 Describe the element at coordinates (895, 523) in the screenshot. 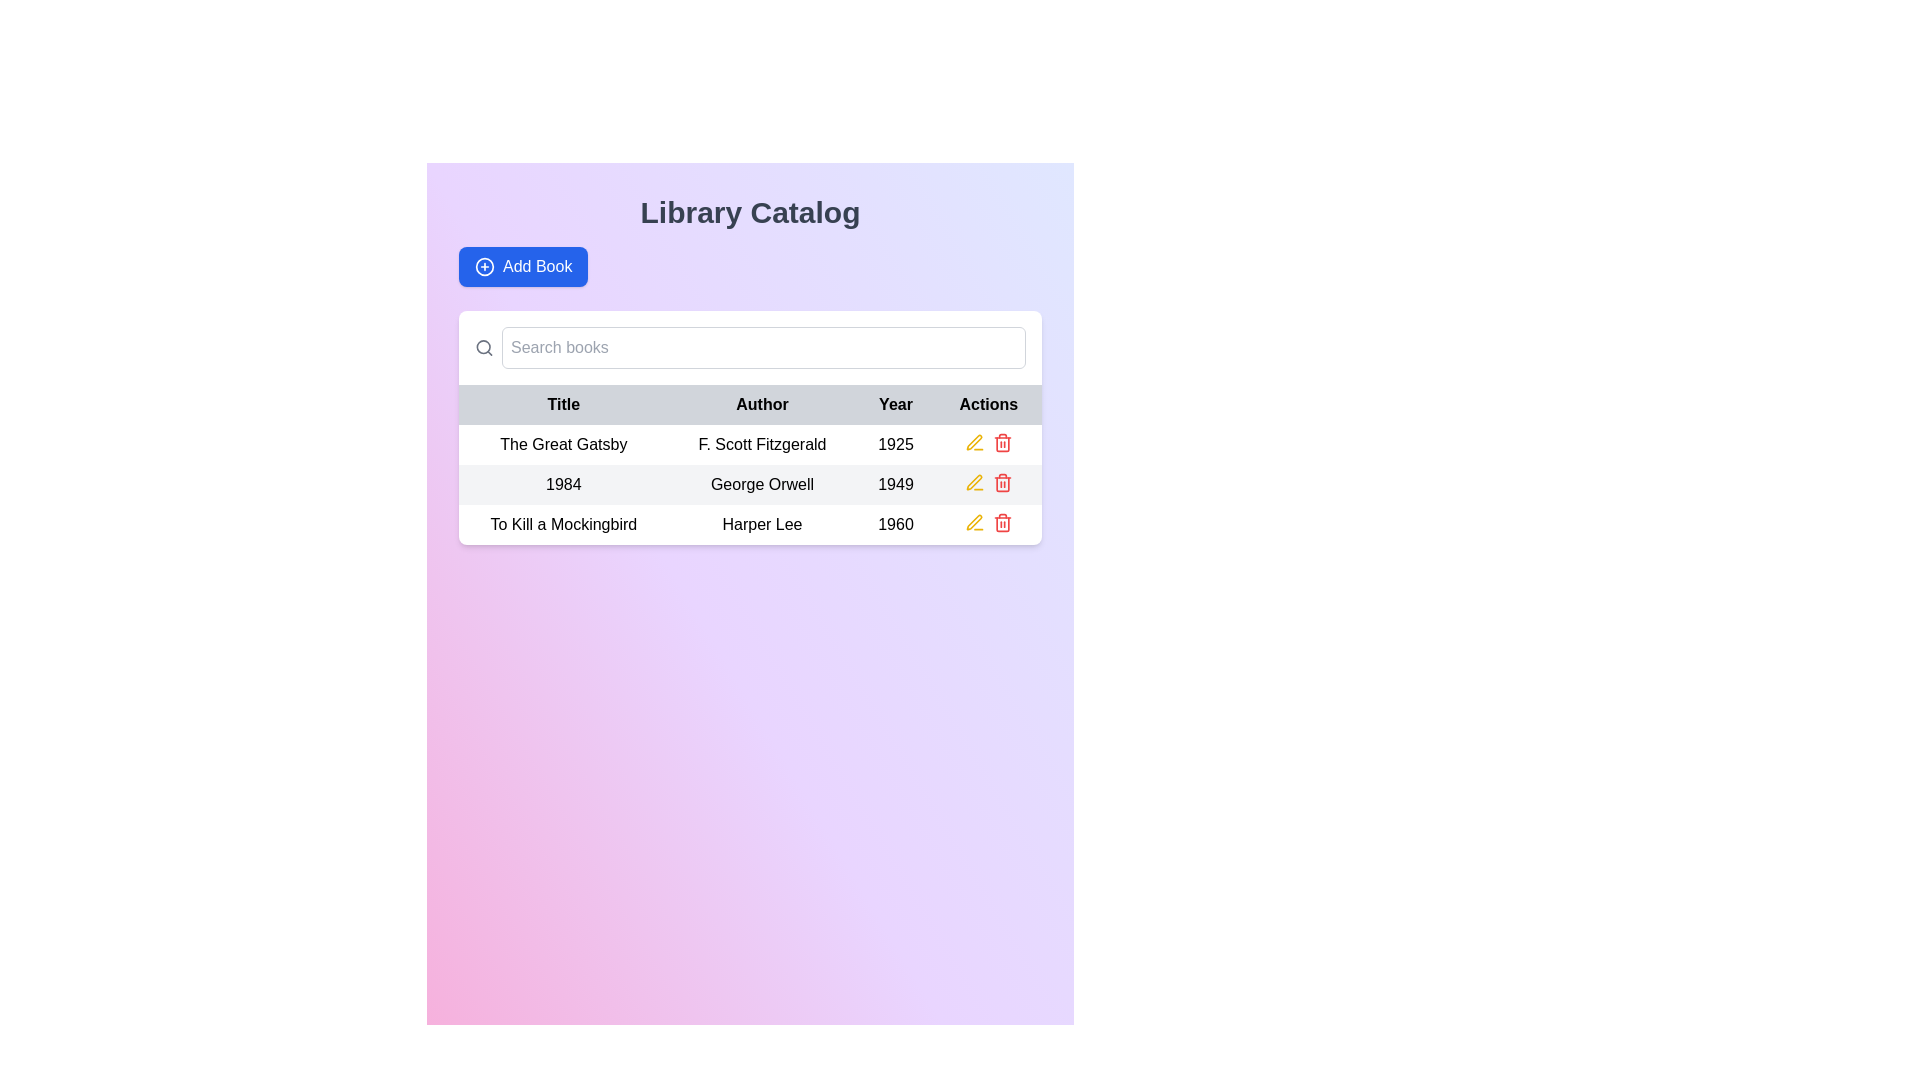

I see `the static text displaying the year associated with the book 'To Kill a Mockingbird' in the third row and third column of the table under the 'Year' column` at that location.